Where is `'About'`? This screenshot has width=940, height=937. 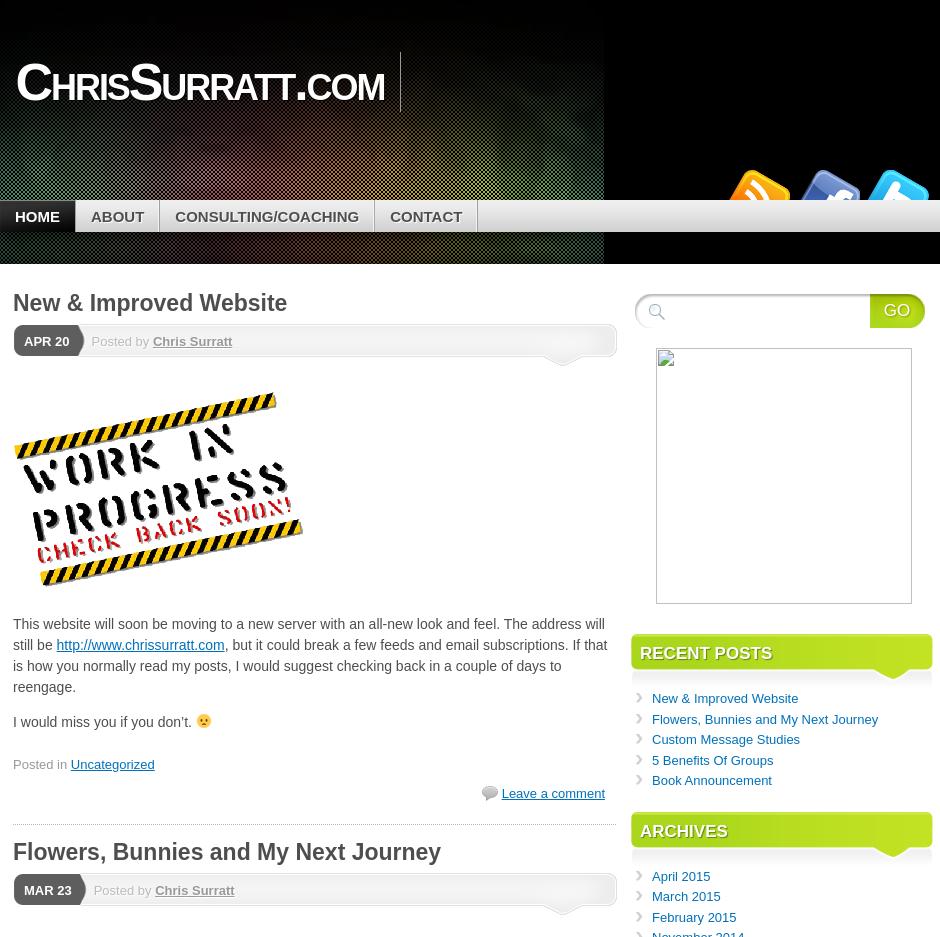
'About' is located at coordinates (117, 215).